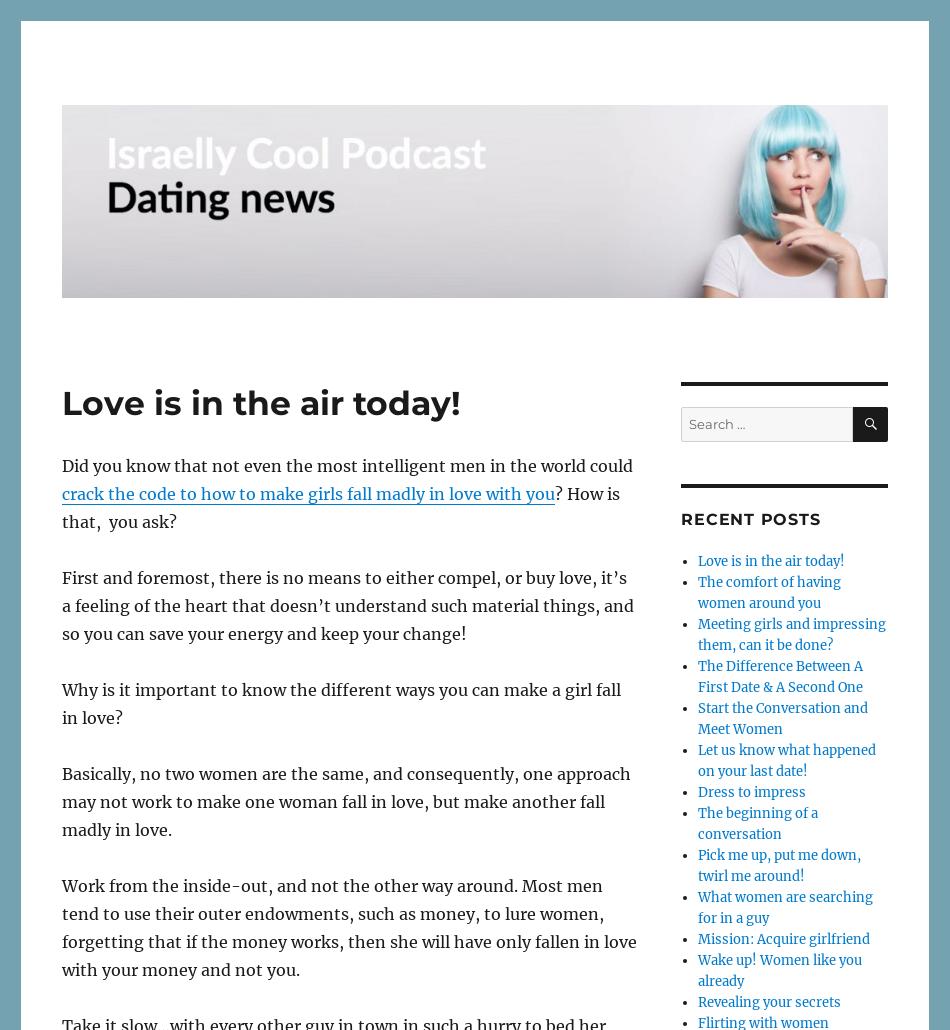 This screenshot has width=950, height=1030. I want to click on 'Dress to impress', so click(749, 790).